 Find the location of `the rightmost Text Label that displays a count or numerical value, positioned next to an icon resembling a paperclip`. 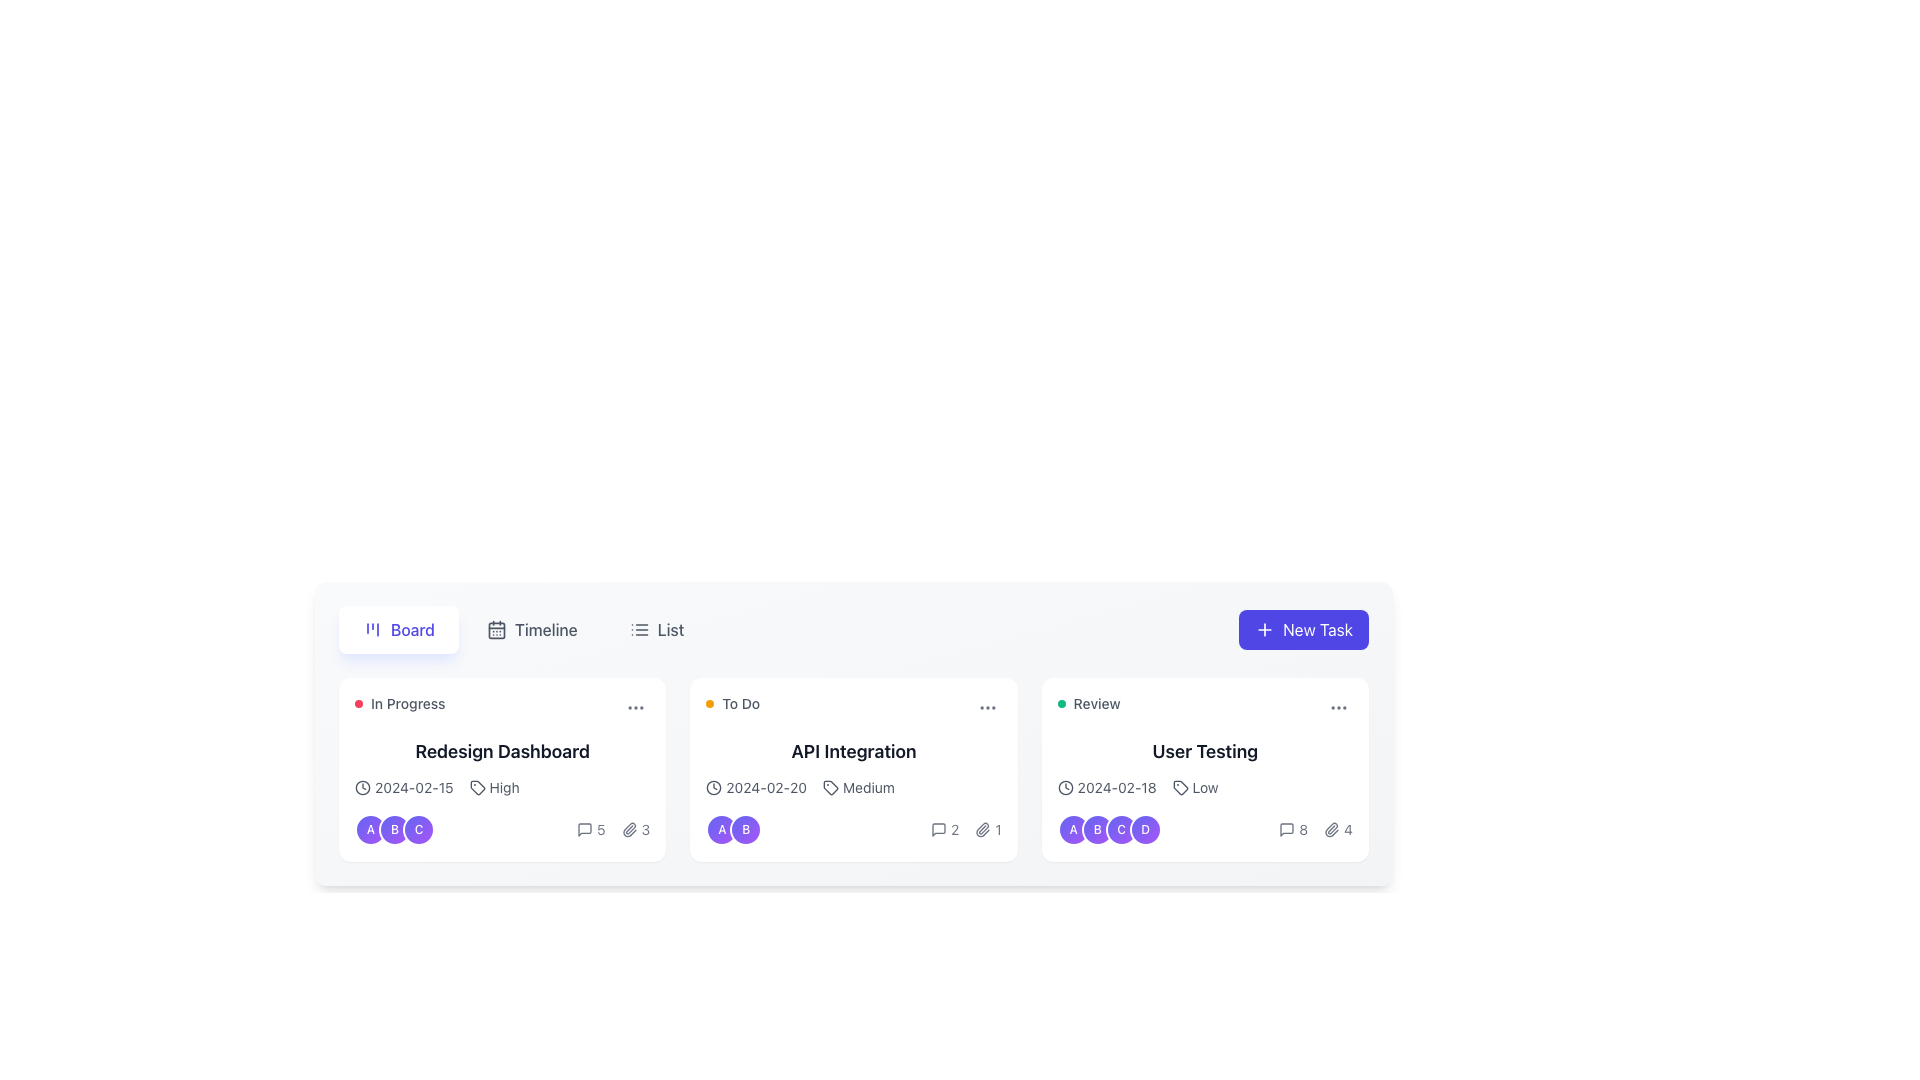

the rightmost Text Label that displays a count or numerical value, positioned next to an icon resembling a paperclip is located at coordinates (646, 829).